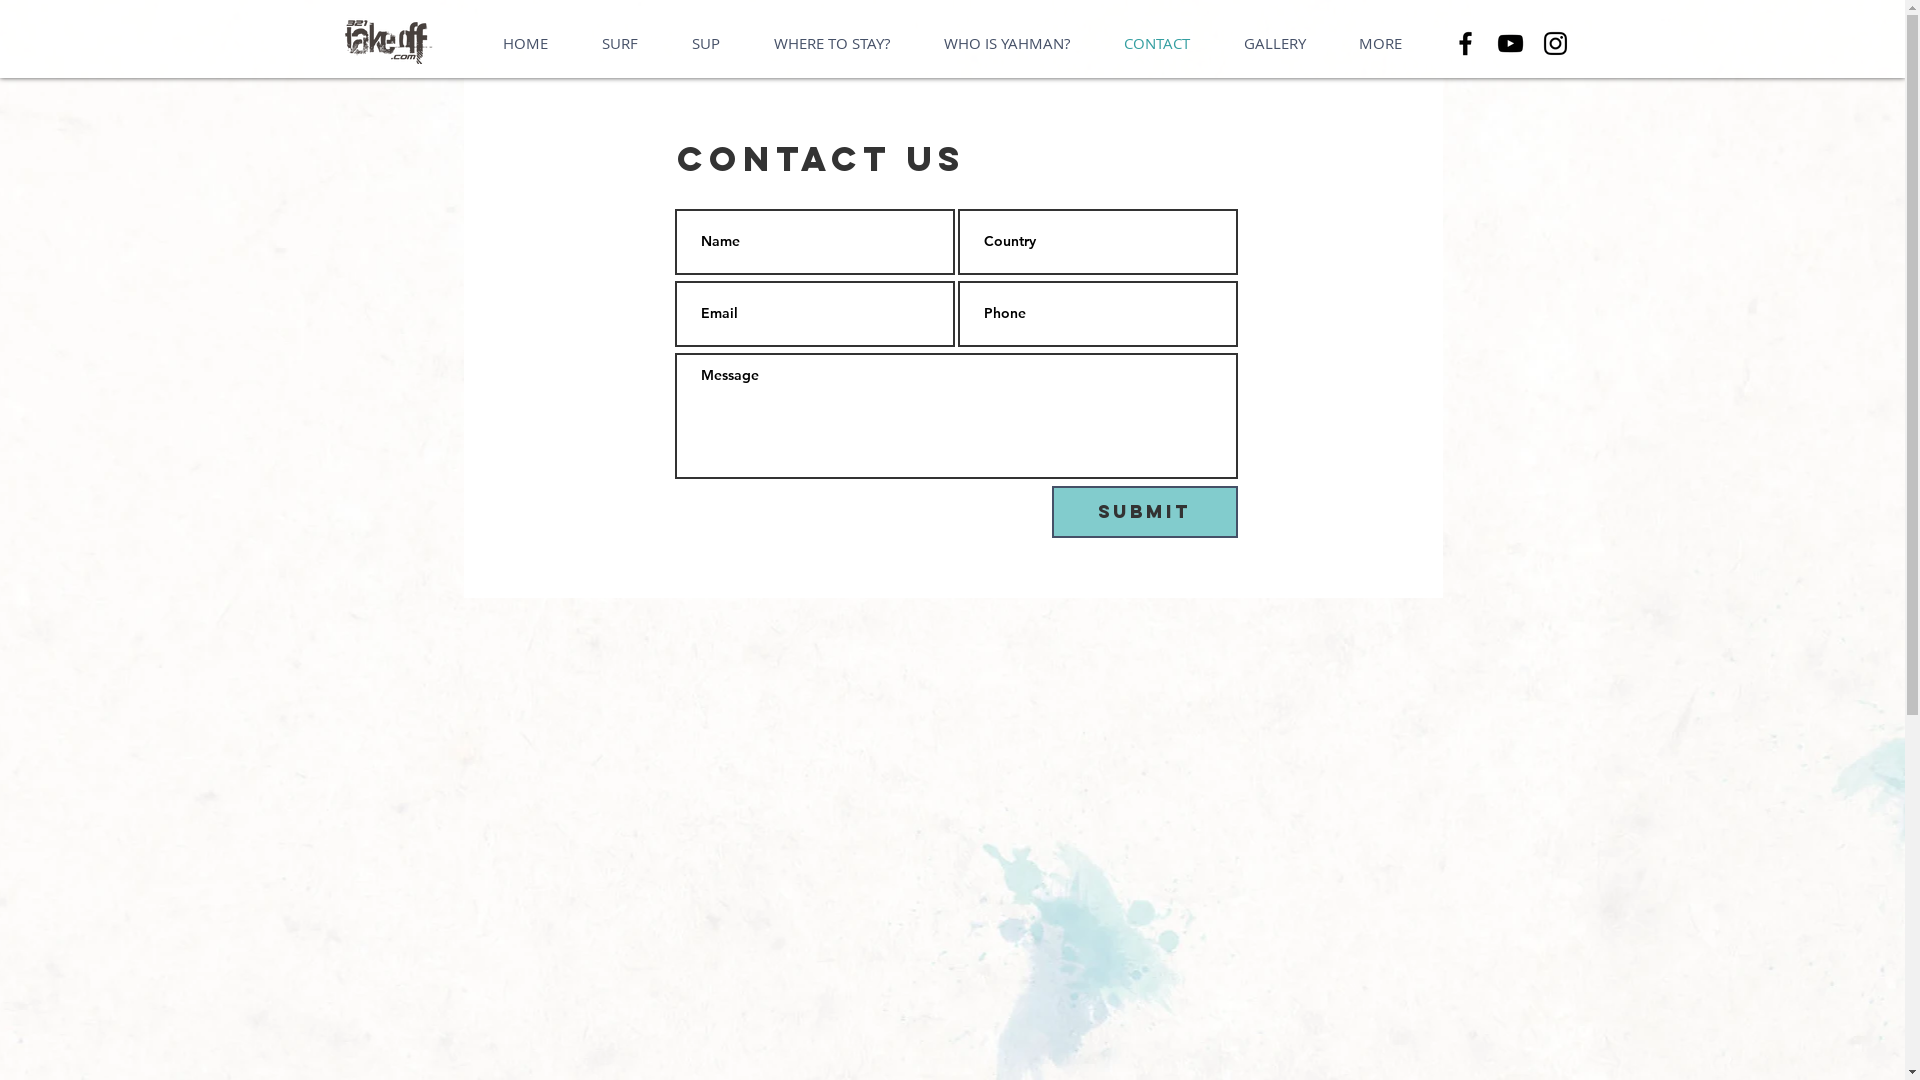  I want to click on 'SURF', so click(618, 43).